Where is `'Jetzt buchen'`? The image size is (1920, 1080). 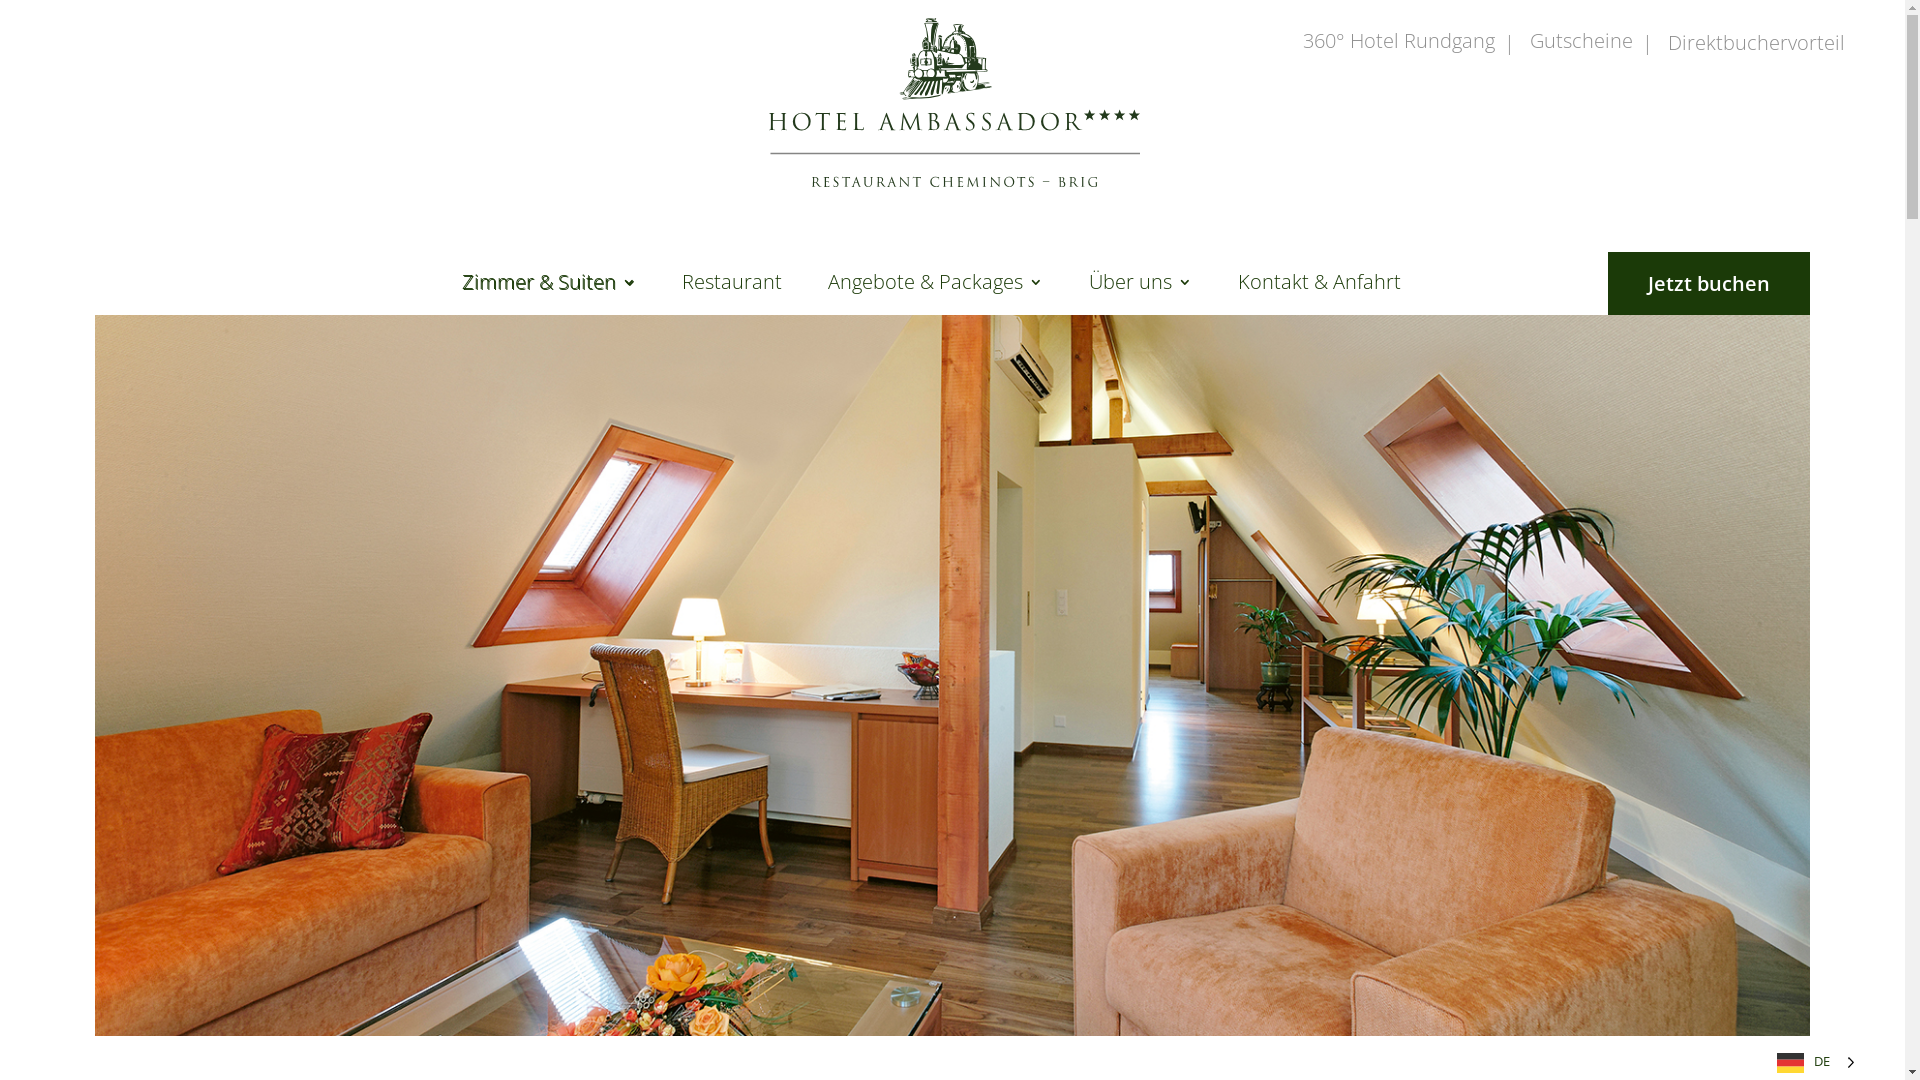
'Jetzt buchen' is located at coordinates (1707, 283).